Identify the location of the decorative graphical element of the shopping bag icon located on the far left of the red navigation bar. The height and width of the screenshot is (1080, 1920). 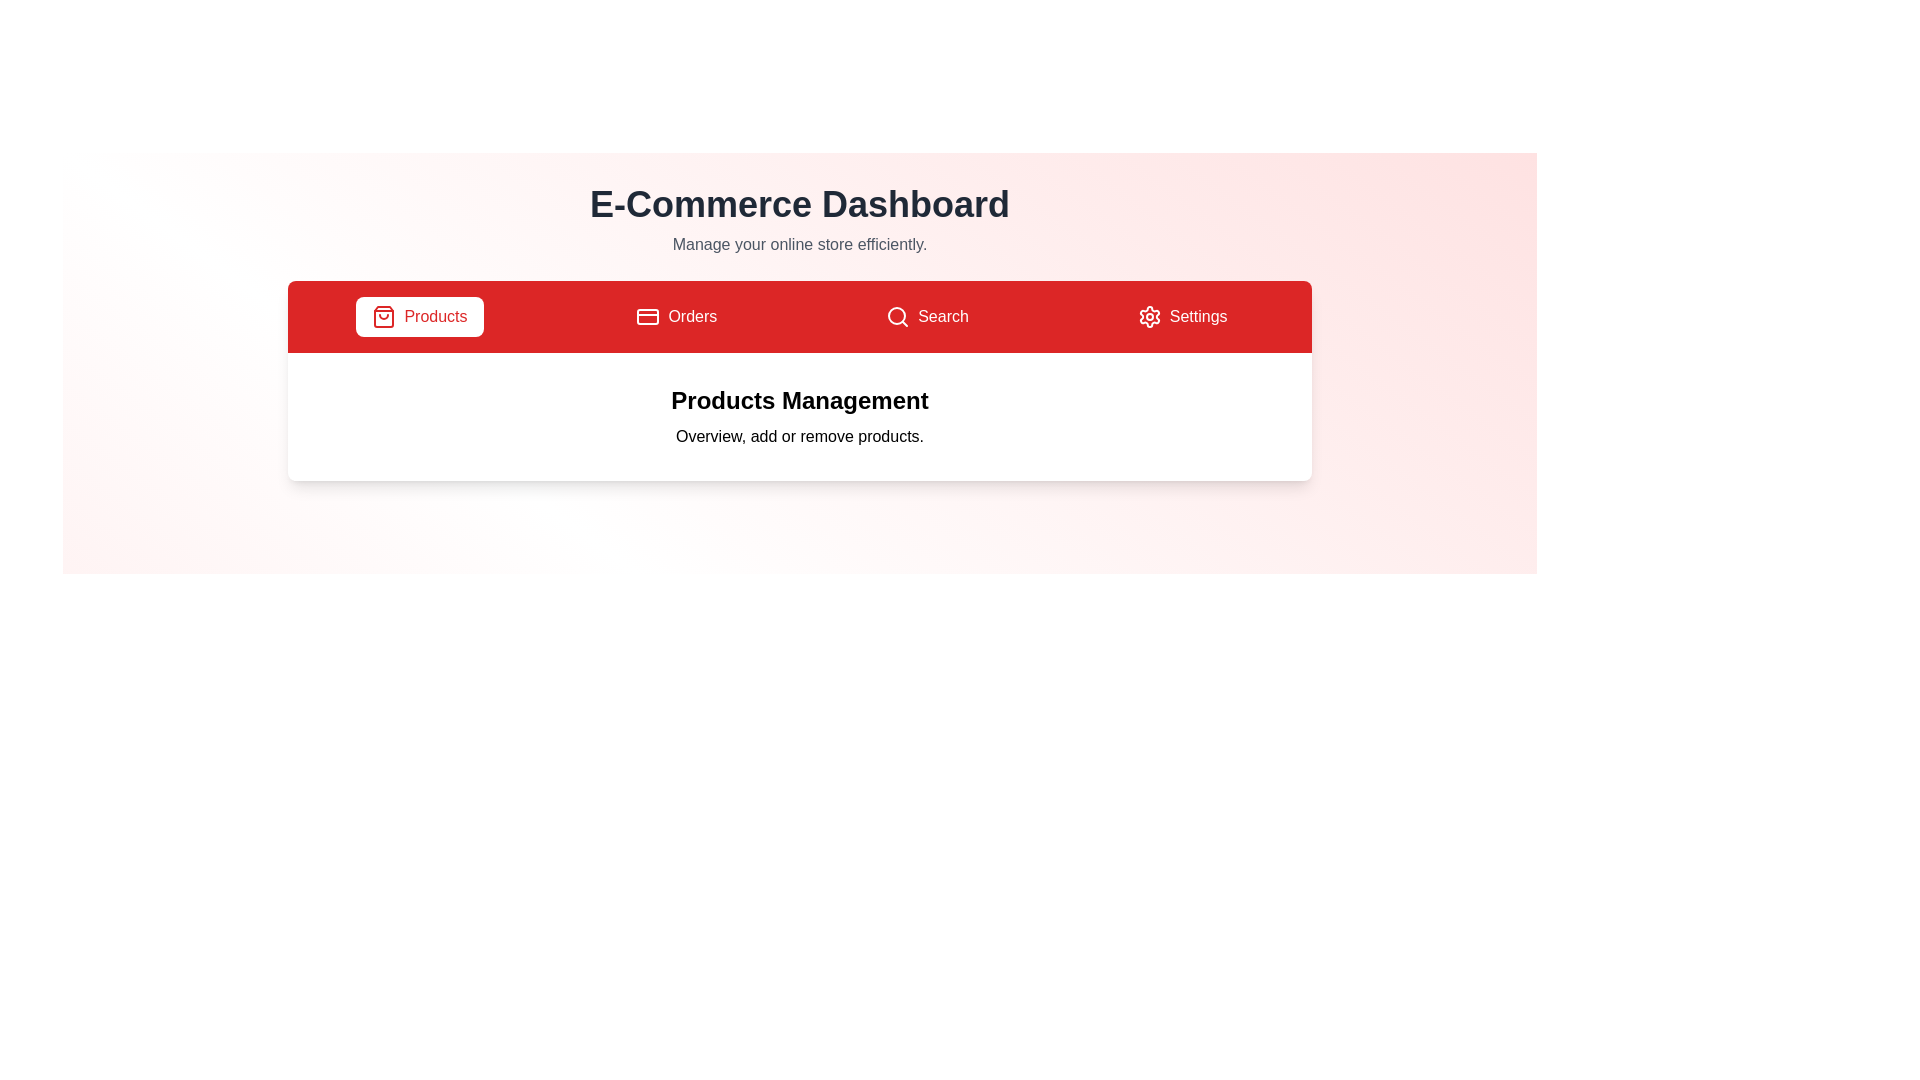
(384, 315).